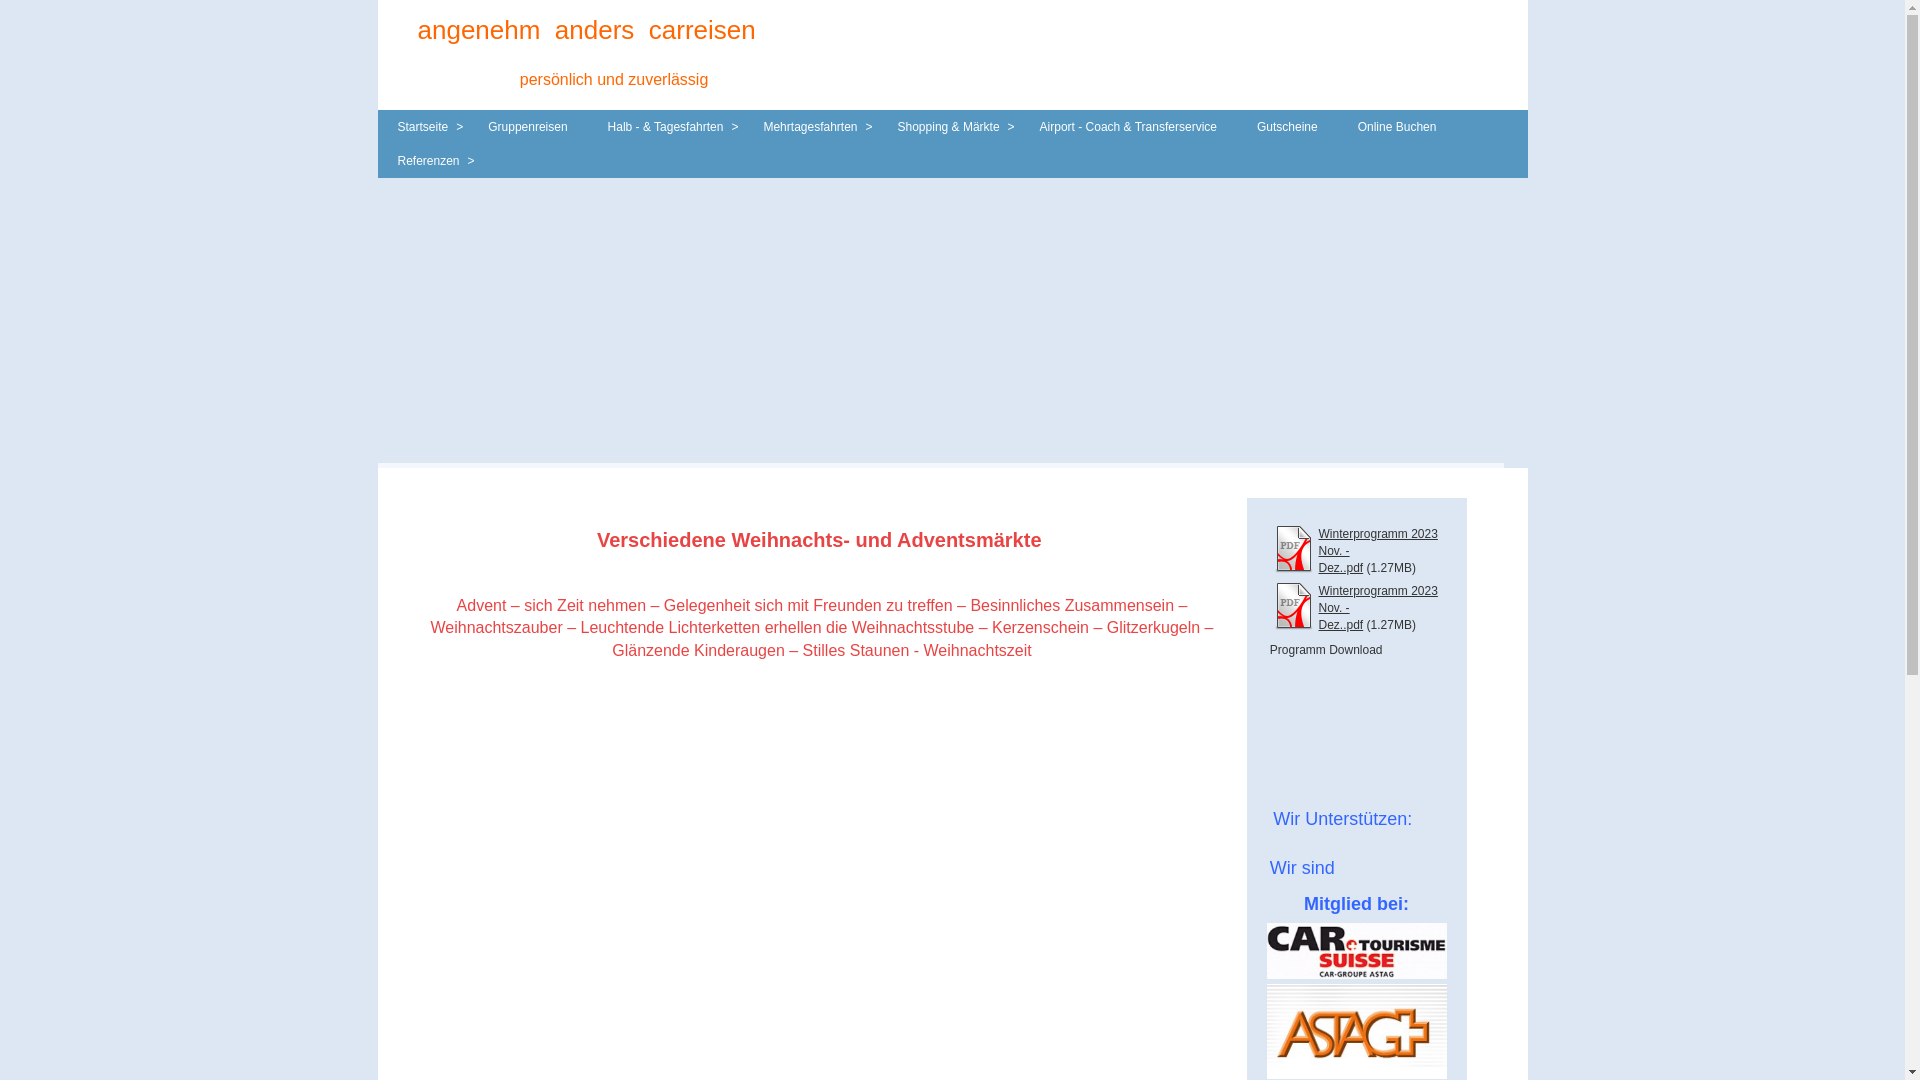 The image size is (1920, 1080). Describe the element at coordinates (1287, 127) in the screenshot. I see `'Gutscheine'` at that location.